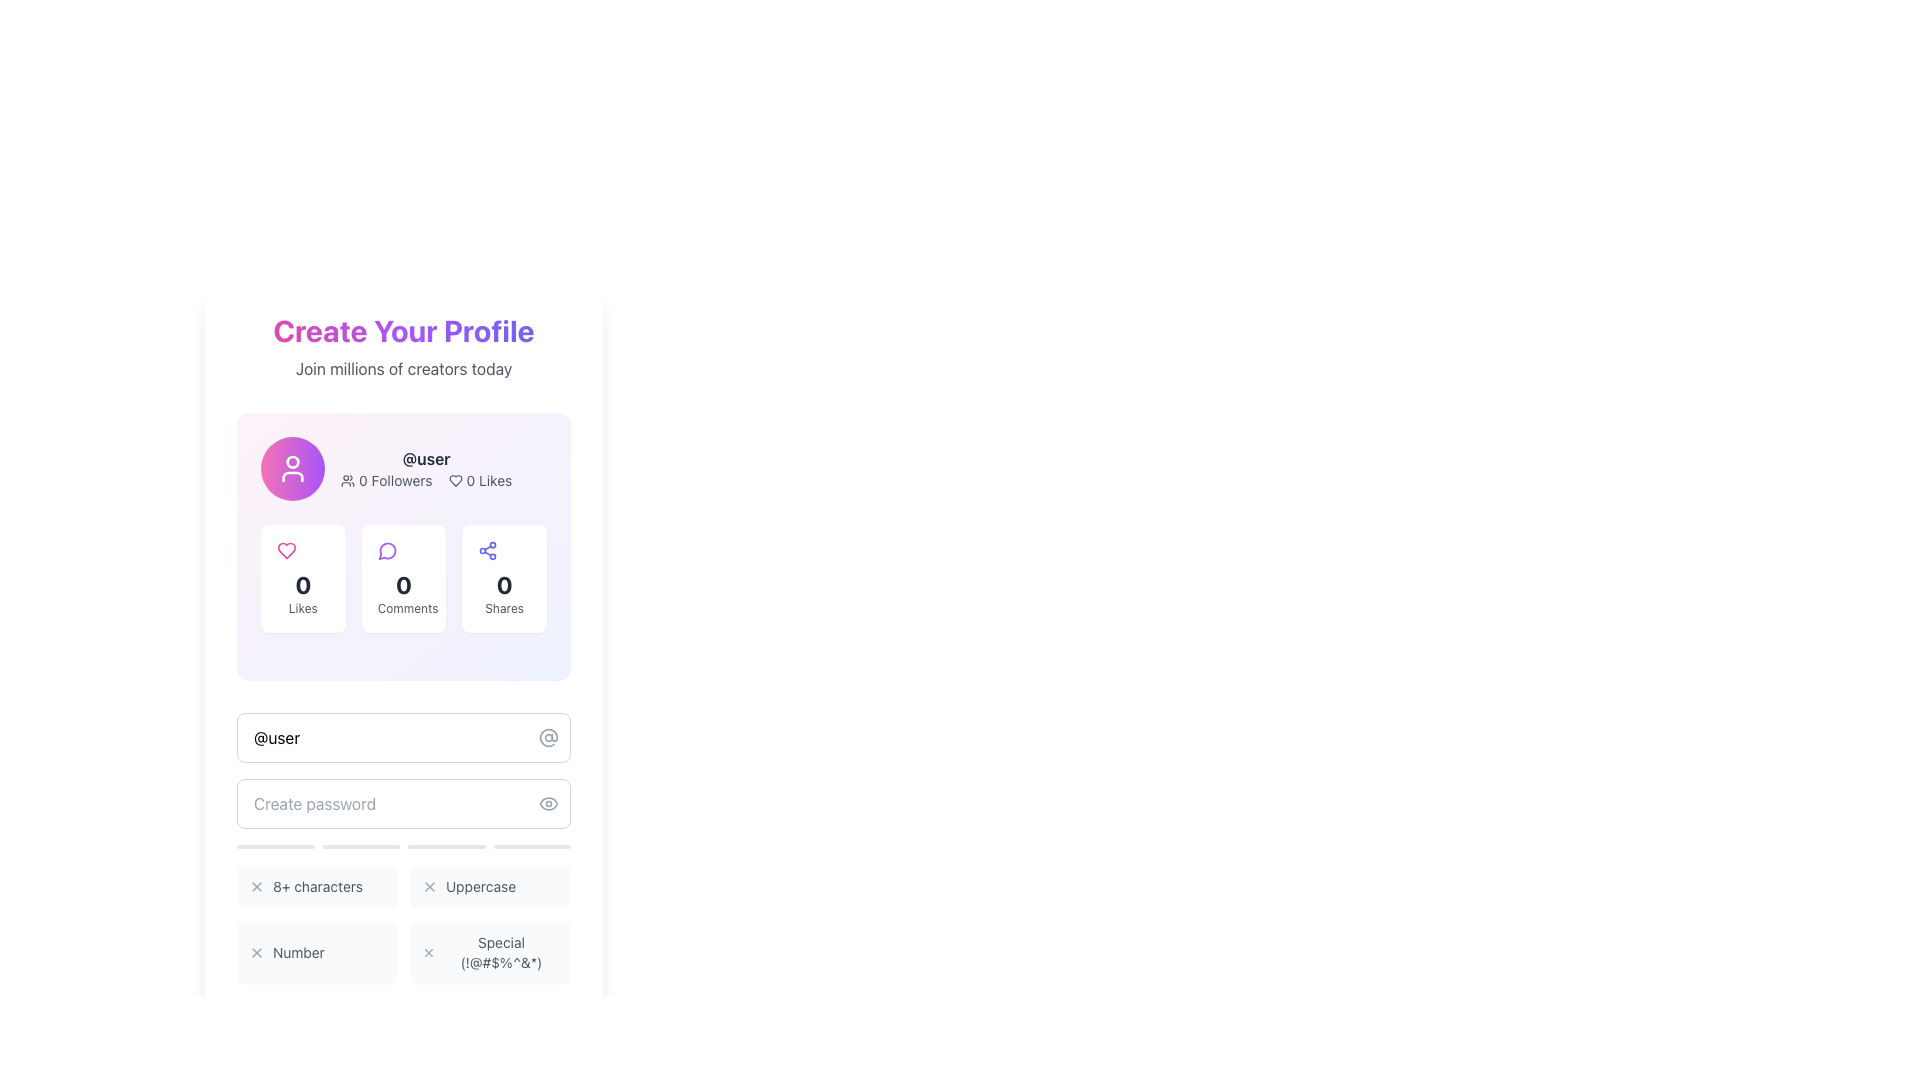 This screenshot has height=1080, width=1920. What do you see at coordinates (402, 848) in the screenshot?
I see `the set of status indicators for password requirements located below the password input field in the user profile creation section, if interactivity is enabled` at bounding box center [402, 848].